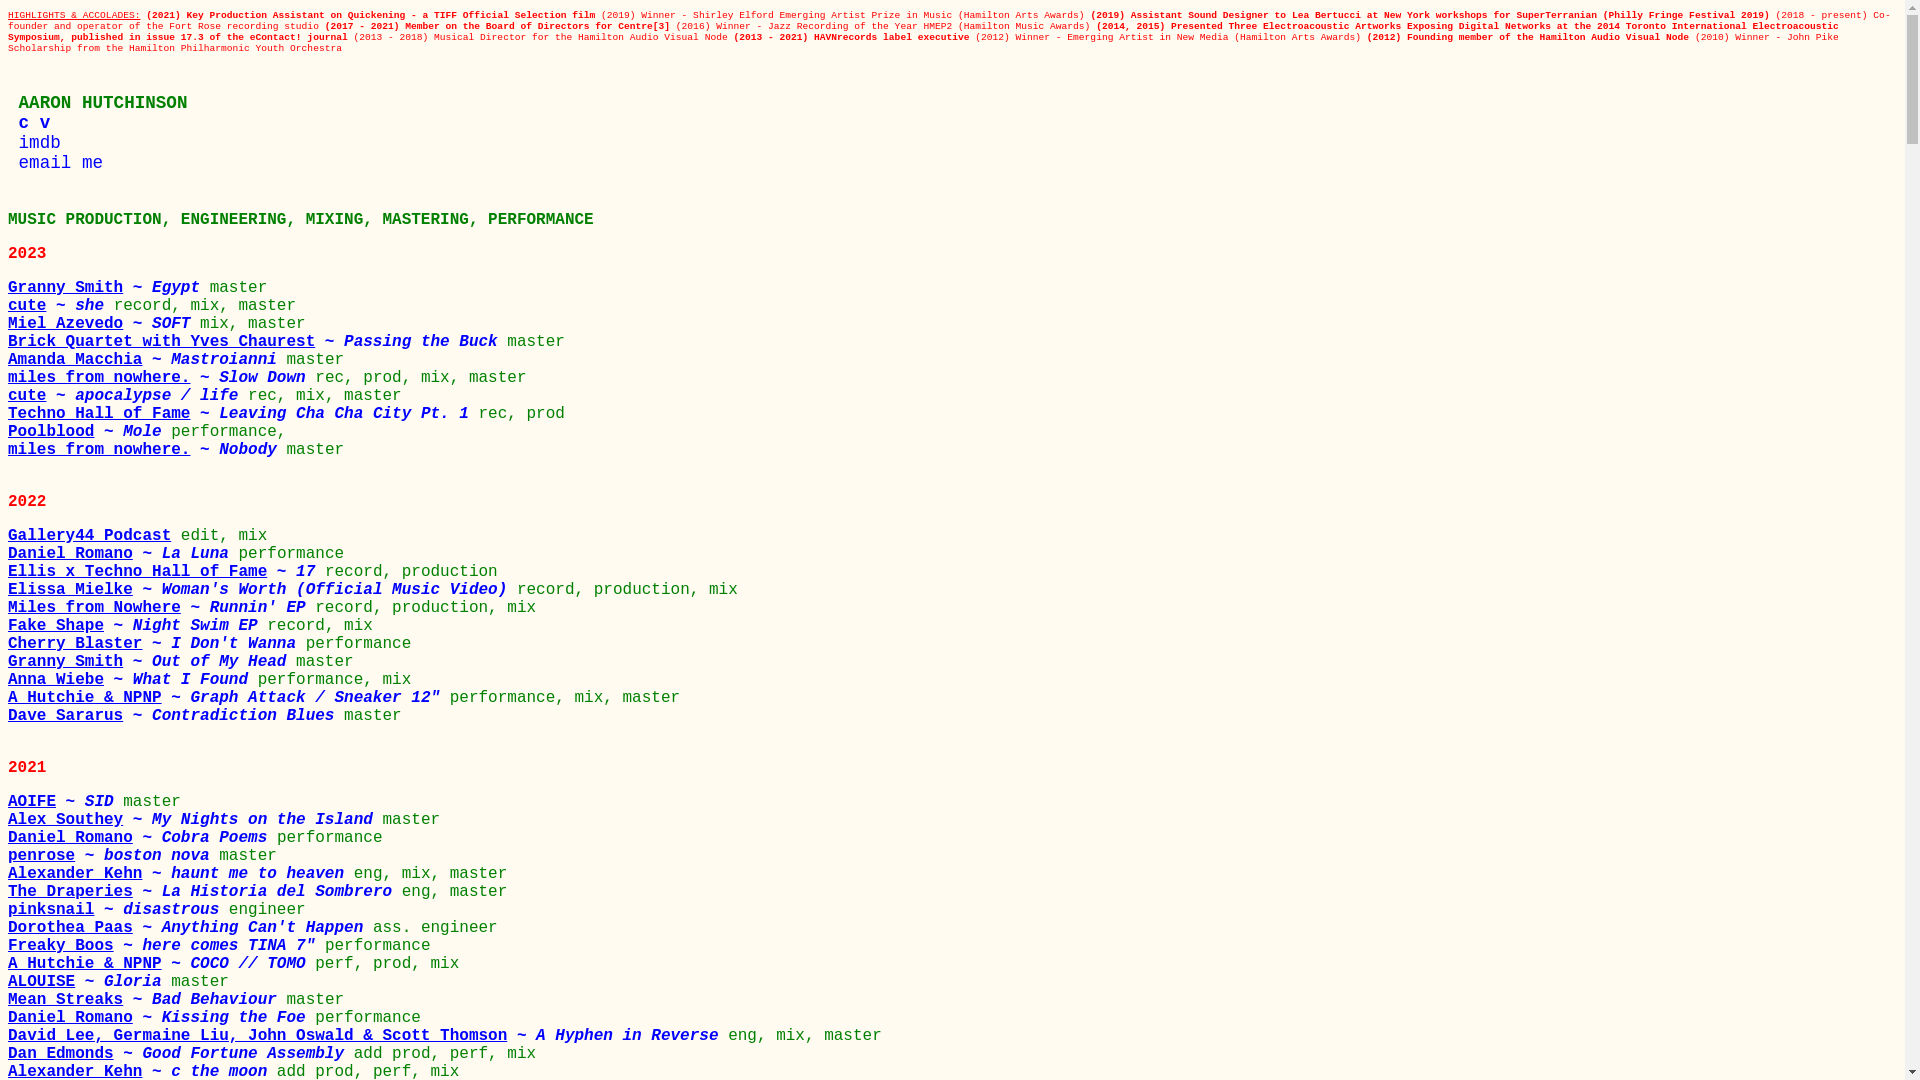 This screenshot has height=1080, width=1920. Describe the element at coordinates (256, 341) in the screenshot. I see `'Brick Quartet with Yves Chaurest ~ Passing the Buck'` at that location.